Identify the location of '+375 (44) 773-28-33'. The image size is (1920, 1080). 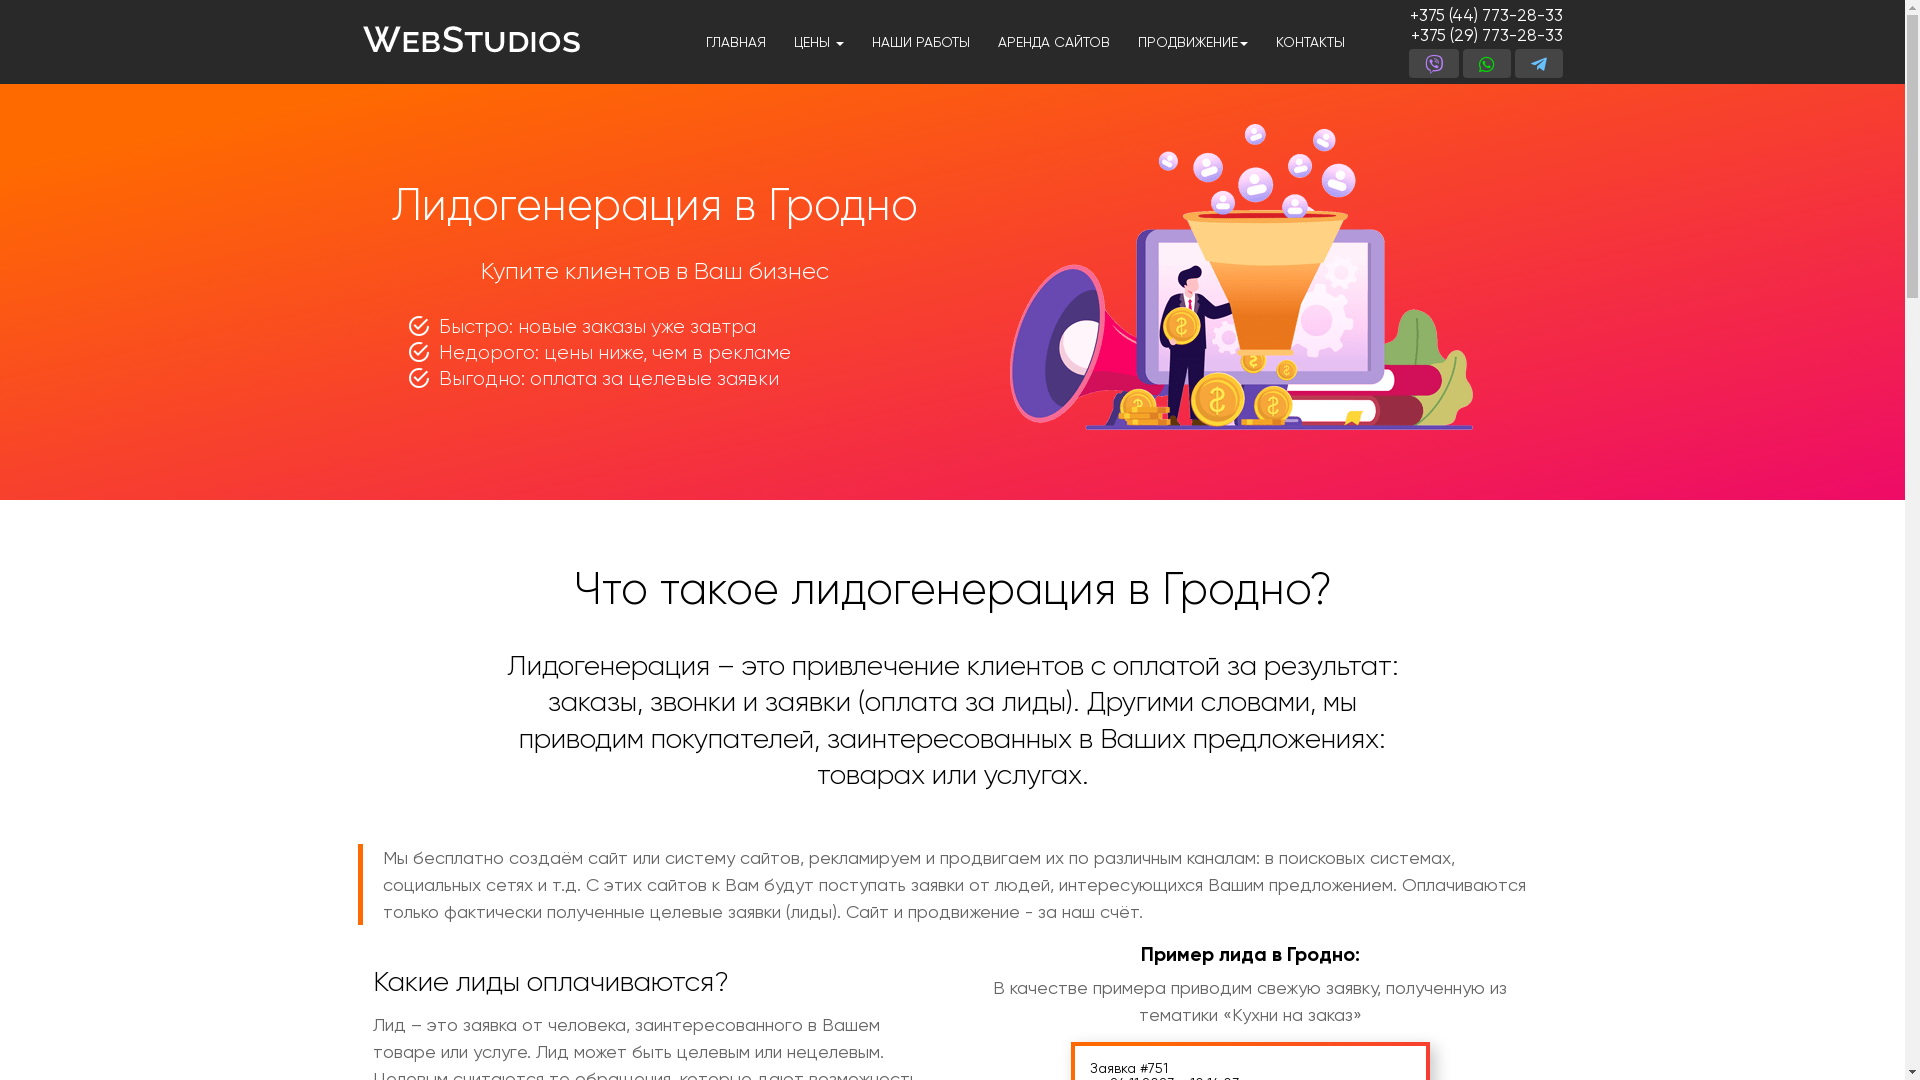
(1486, 15).